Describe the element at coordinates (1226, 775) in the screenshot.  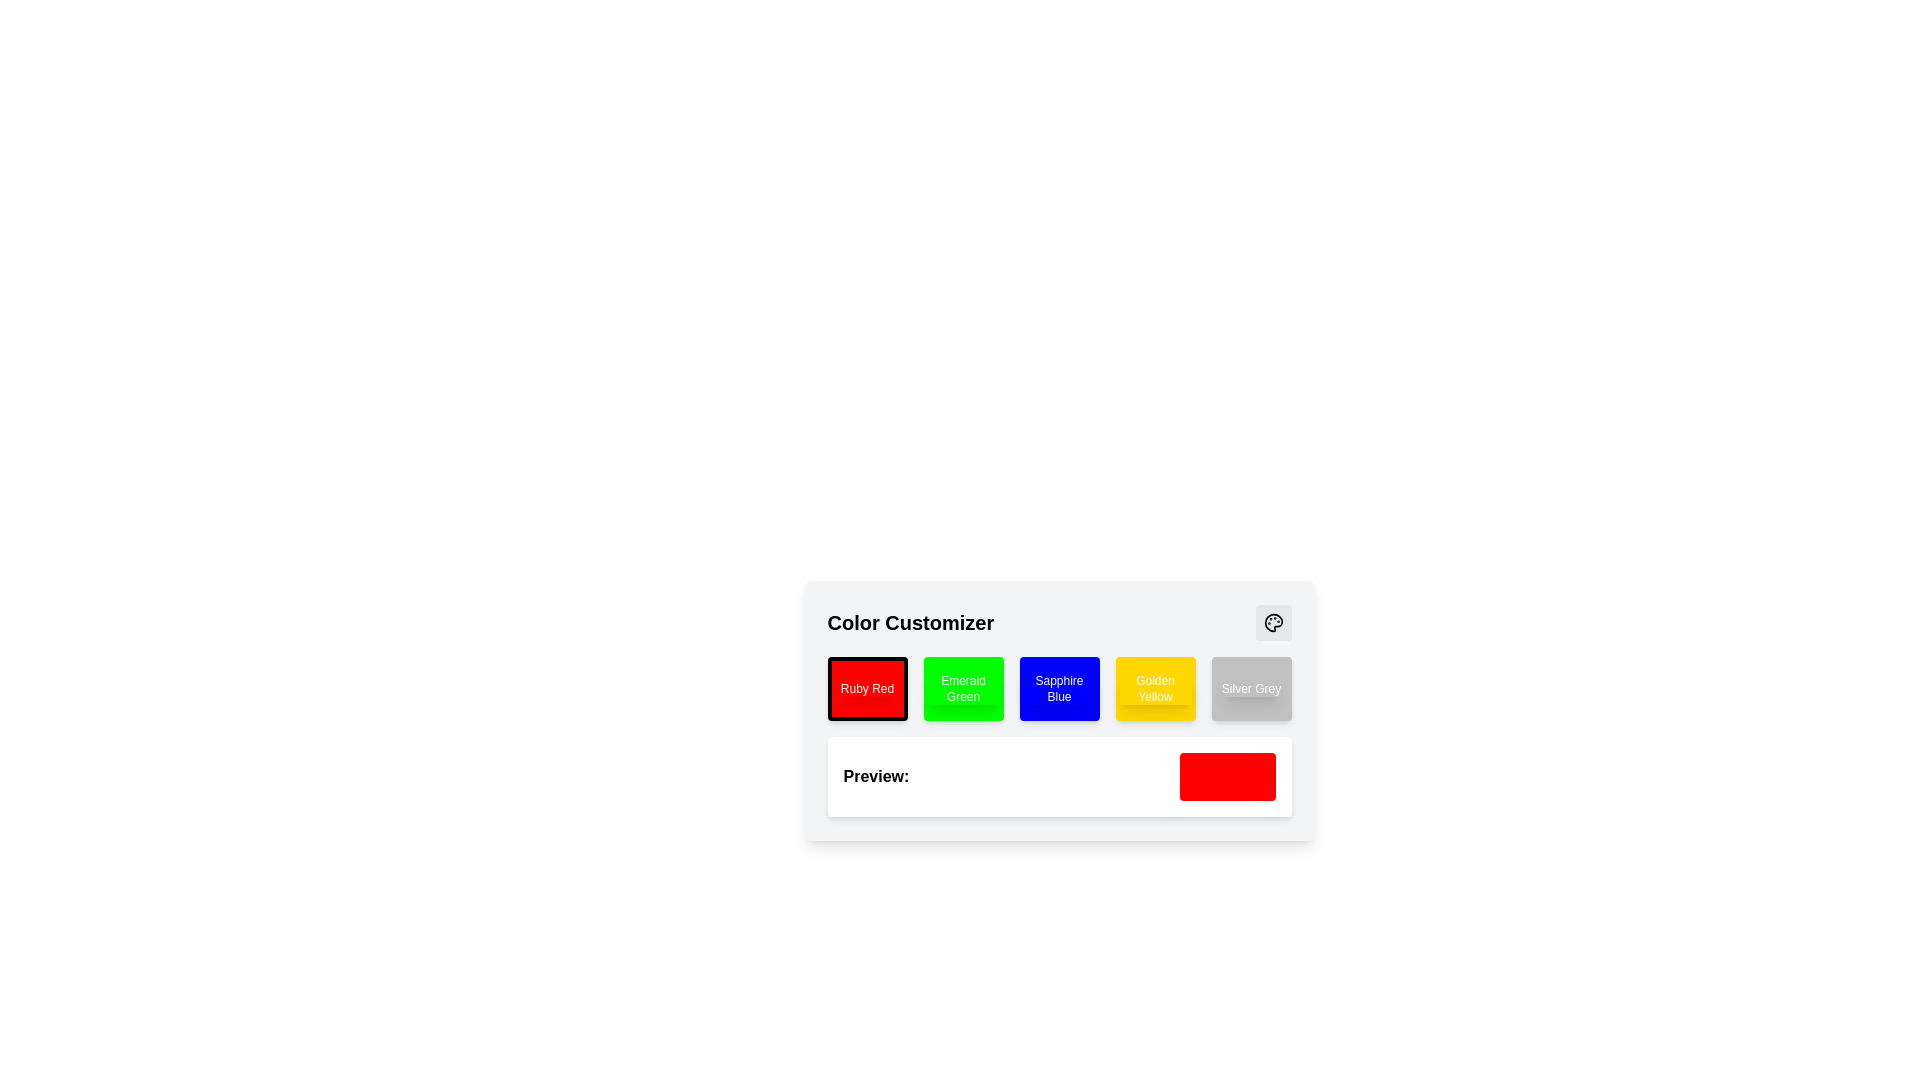
I see `the Color Display element that visually represents the currently selected color, which is 'red', located to the right of the 'Preview:' label in the bottom section of the card-like interface` at that location.